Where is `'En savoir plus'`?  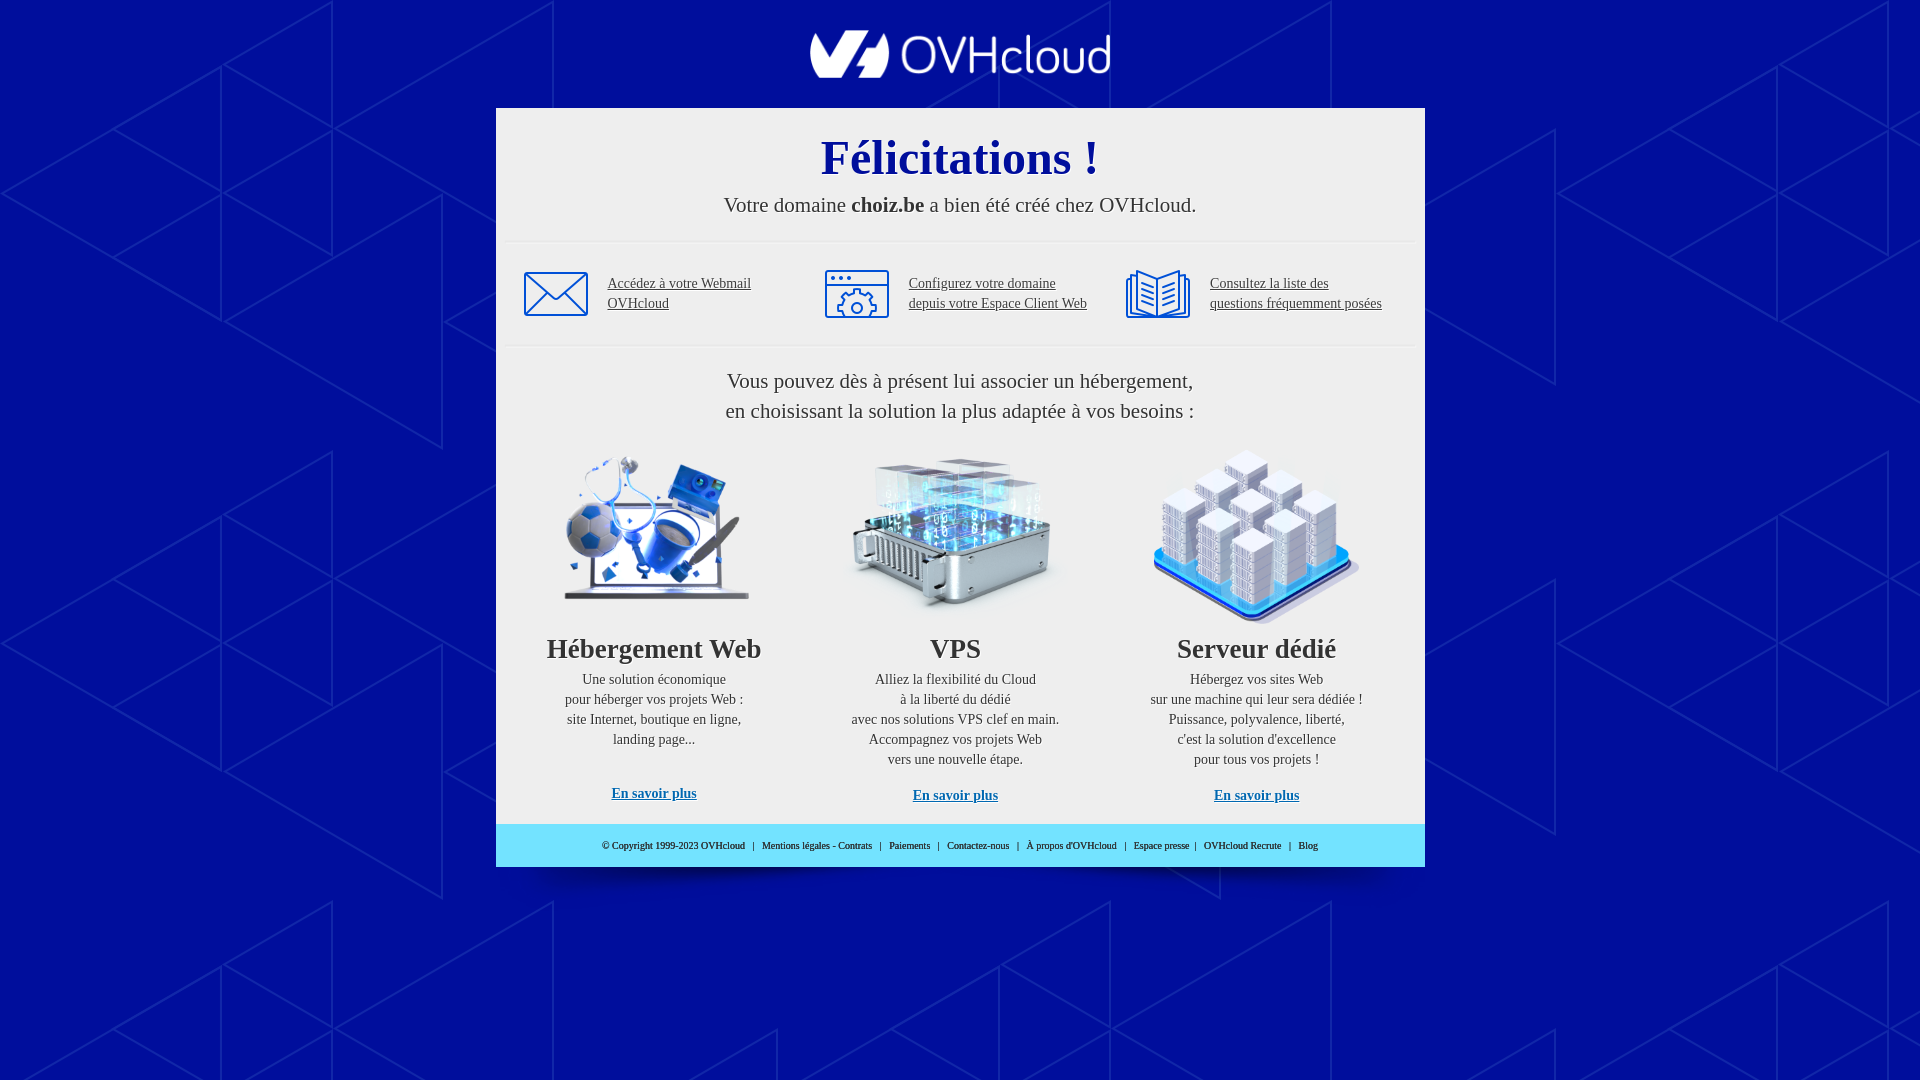 'En savoir plus' is located at coordinates (653, 792).